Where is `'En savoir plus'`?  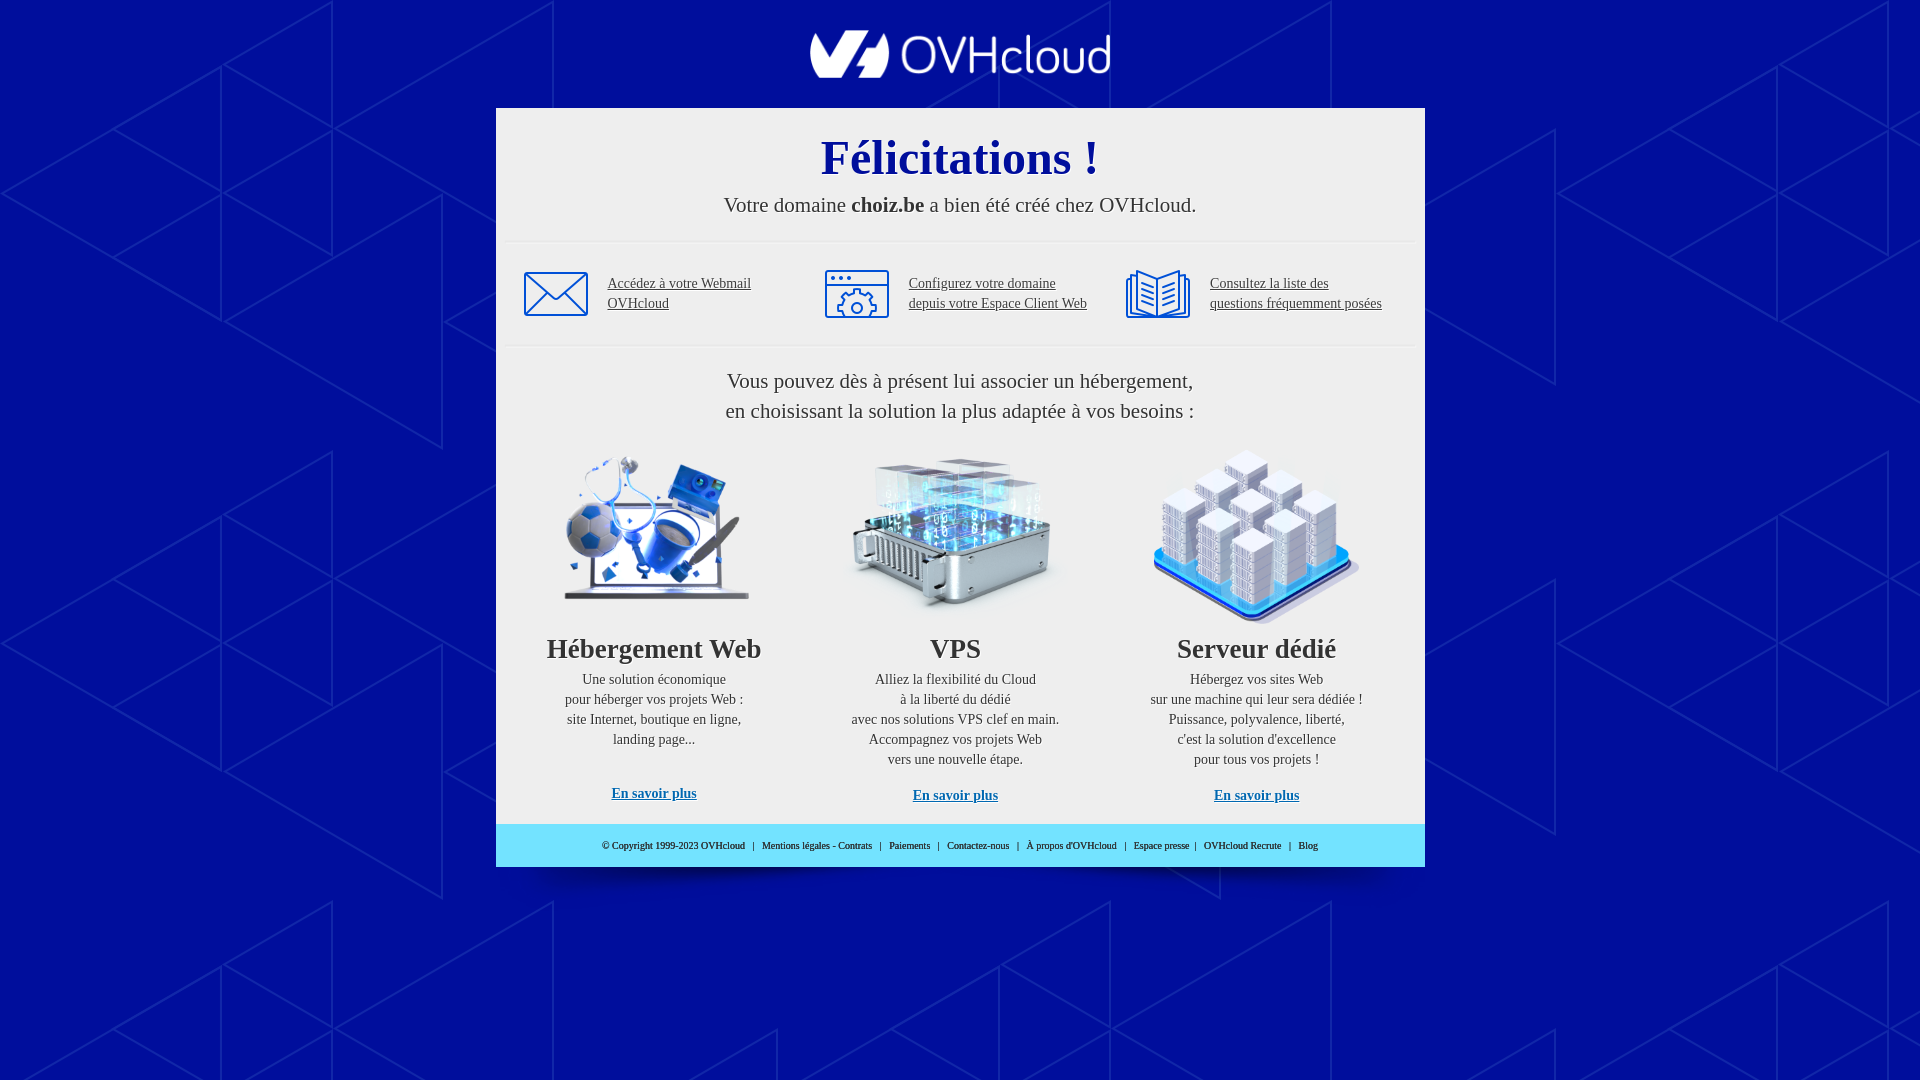 'En savoir plus' is located at coordinates (653, 792).